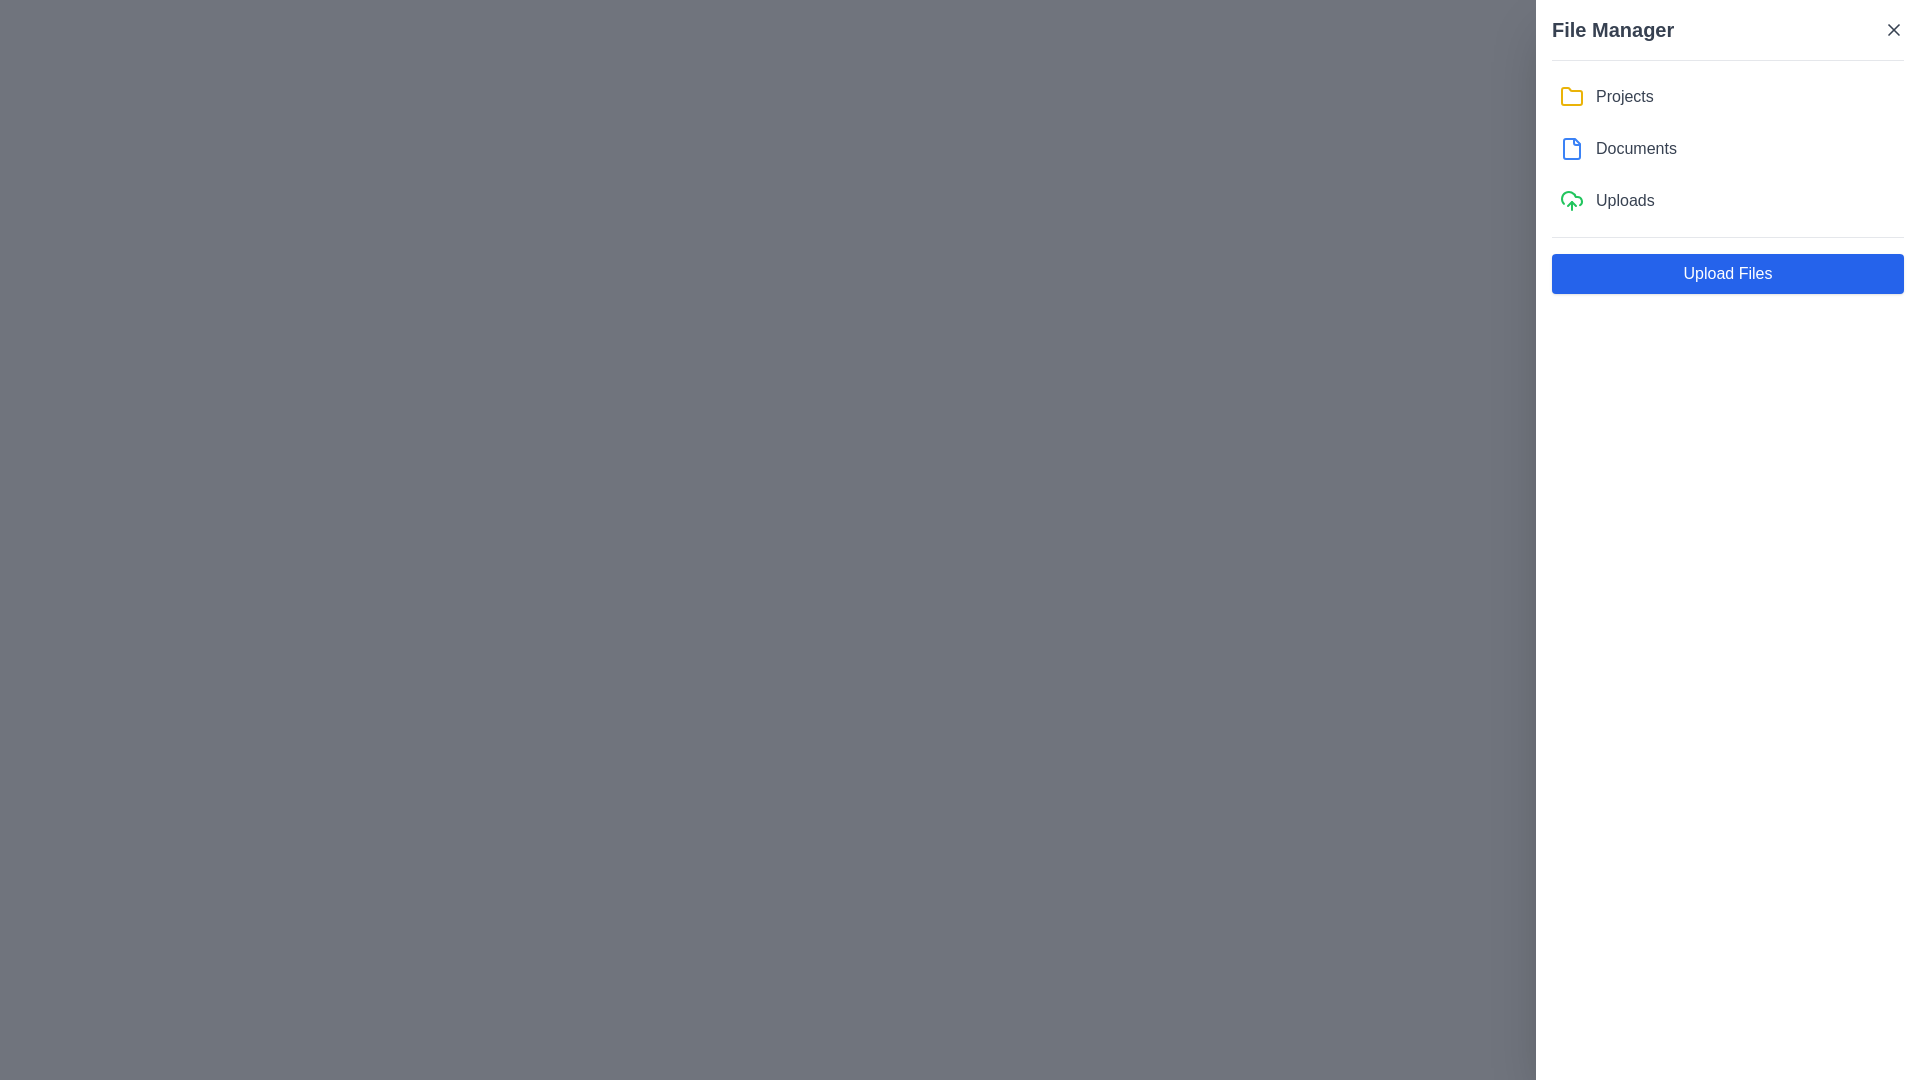  What do you see at coordinates (1727, 148) in the screenshot?
I see `the Navigation Menu located in the right-most sidebar of the 'File Manager', positioned above the 'Upload Files' button` at bounding box center [1727, 148].